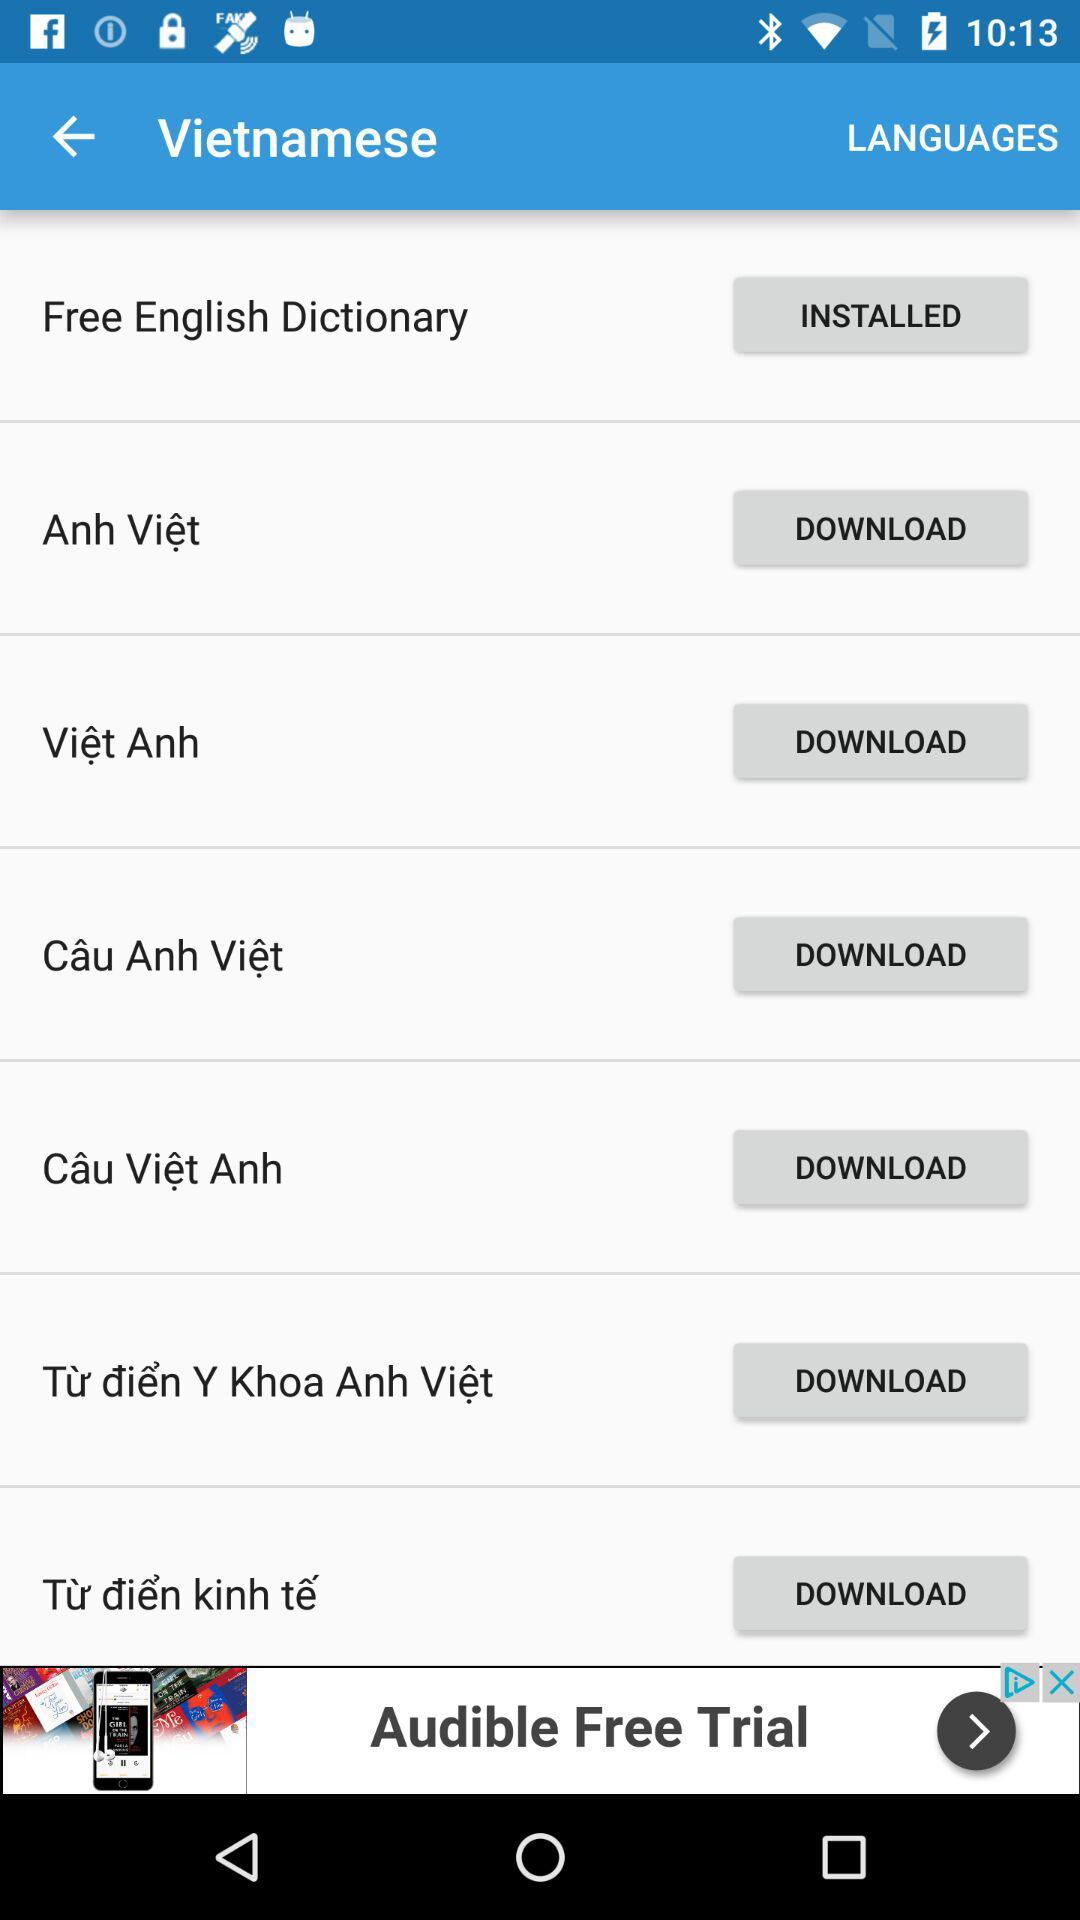  What do you see at coordinates (540, 1727) in the screenshot?
I see `the advertisement` at bounding box center [540, 1727].